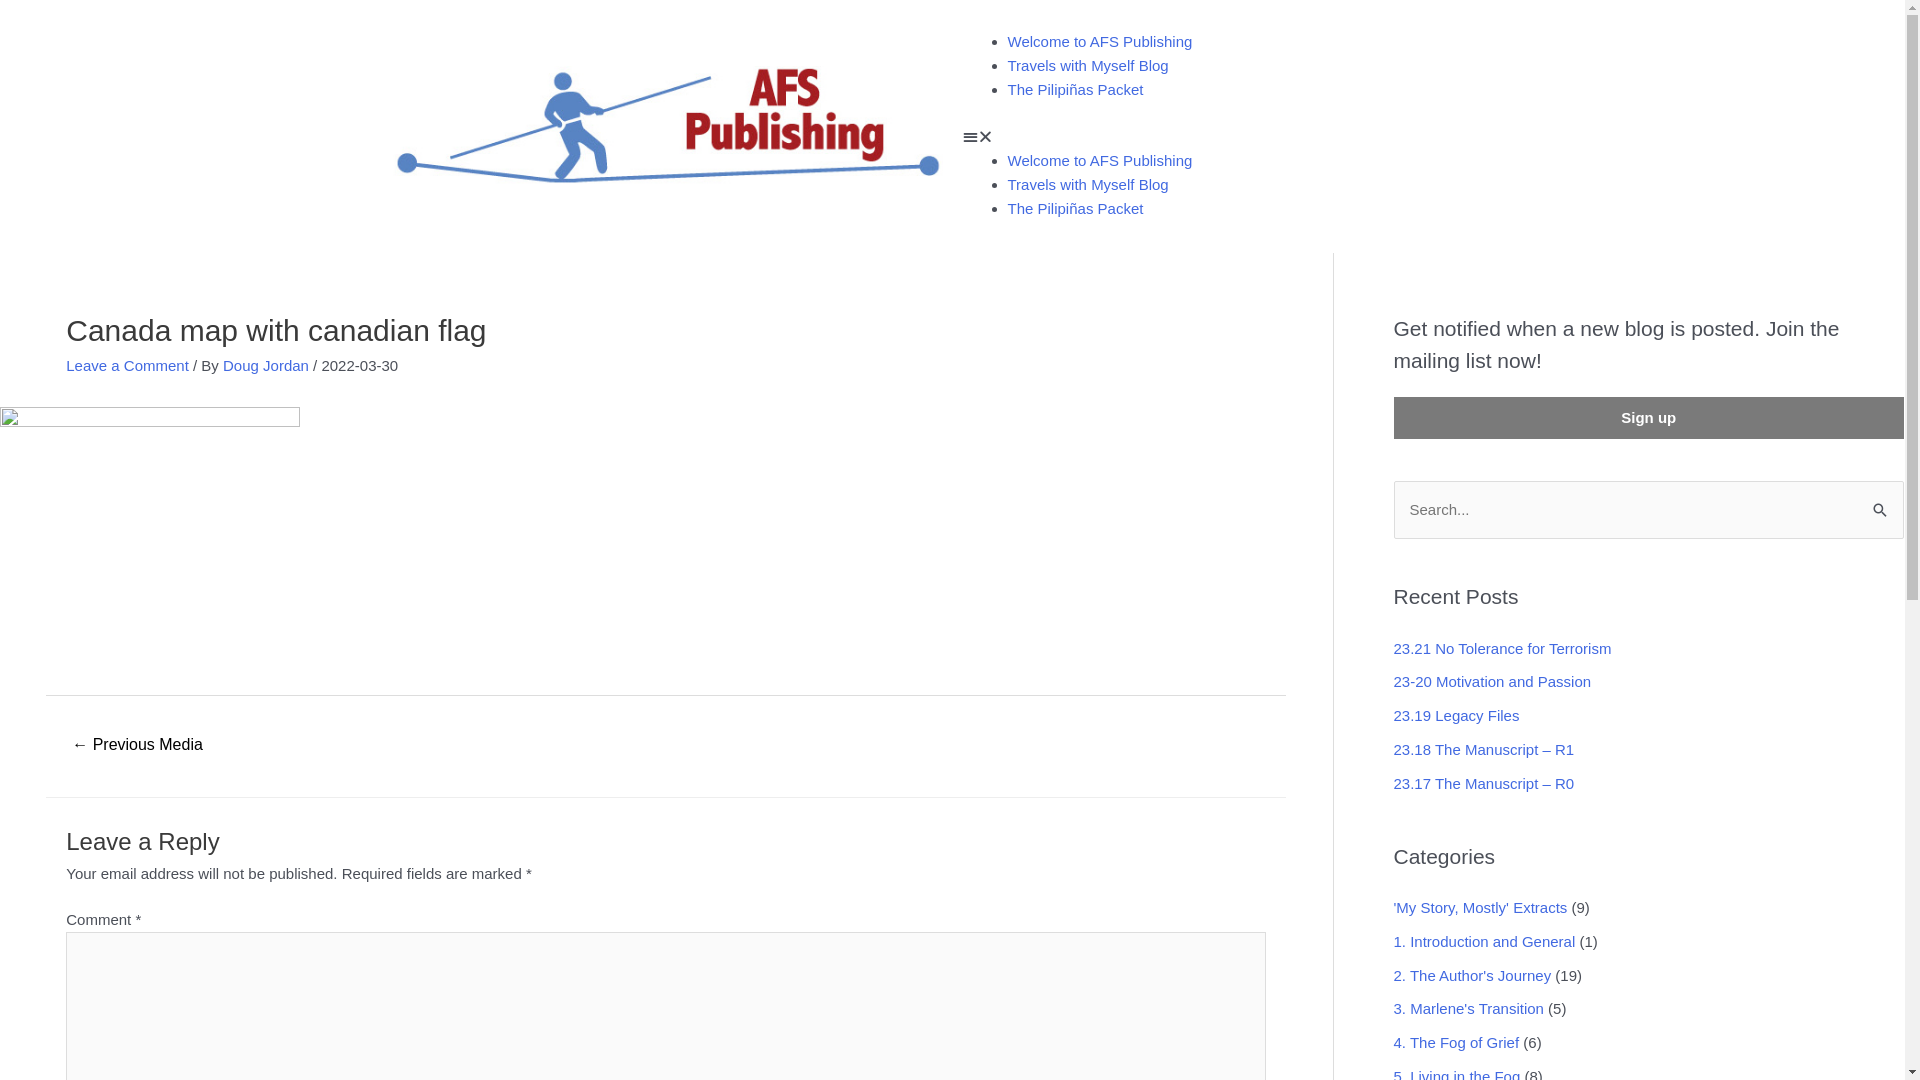  I want to click on 'AFSP_Logo_for_letterhead', so click(667, 126).